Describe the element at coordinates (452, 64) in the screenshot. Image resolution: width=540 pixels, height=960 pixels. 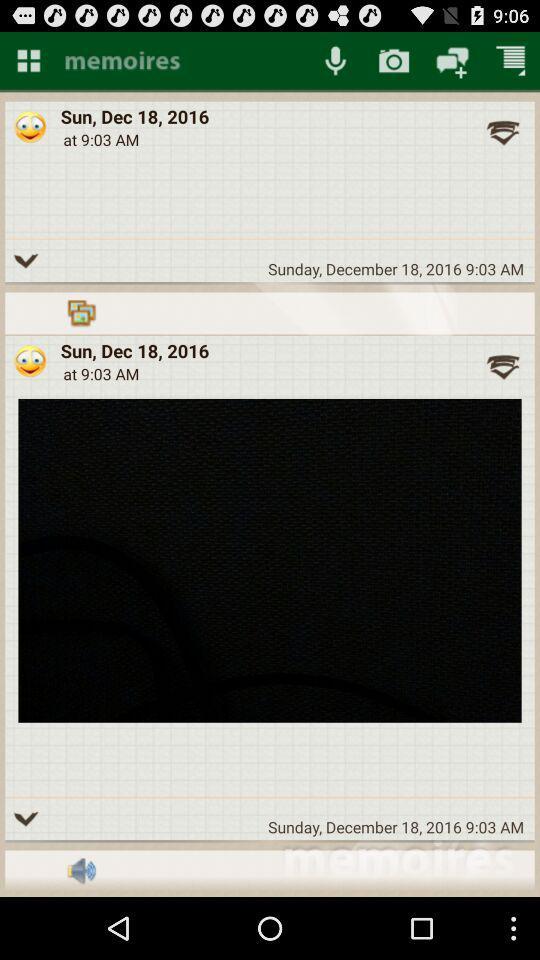
I see `the chat icon` at that location.